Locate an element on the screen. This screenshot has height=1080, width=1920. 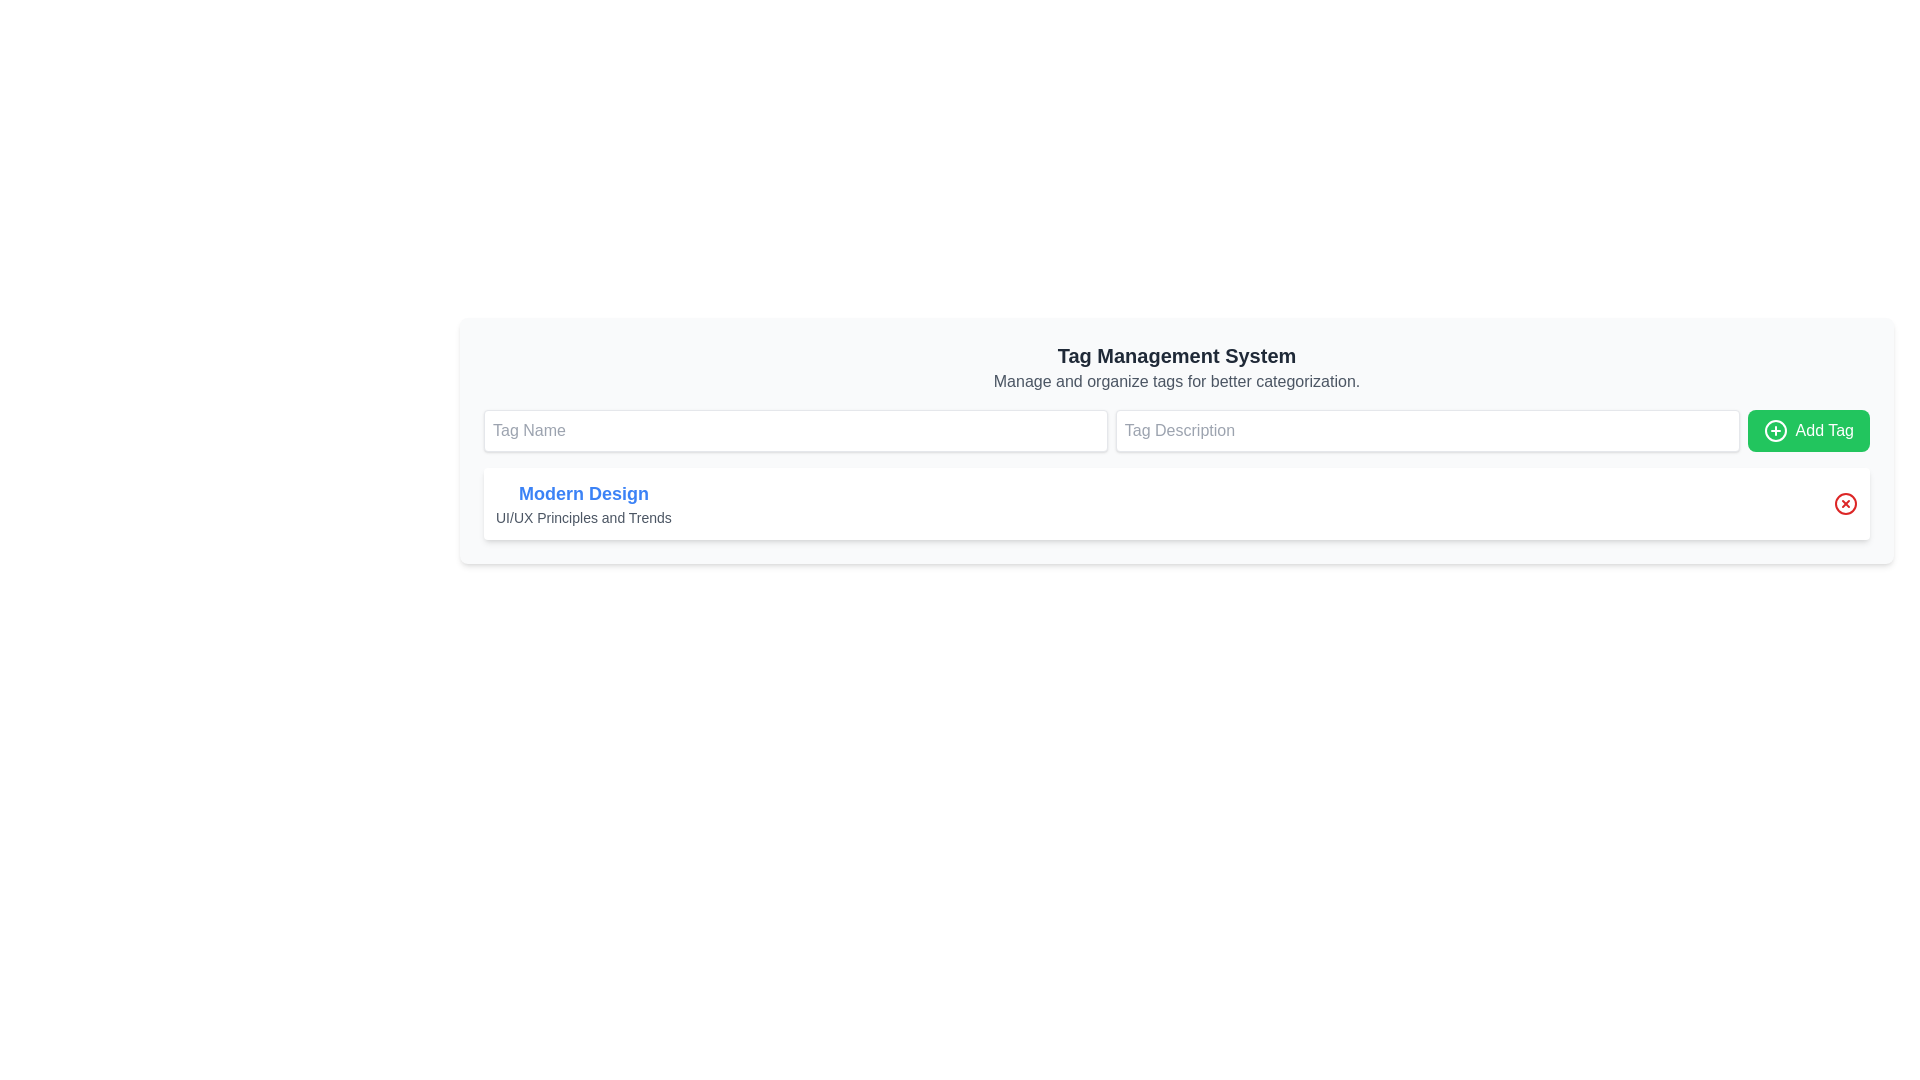
the descriptive text label located below the 'Modern Design' title, which is smaller and gray in color is located at coordinates (582, 516).